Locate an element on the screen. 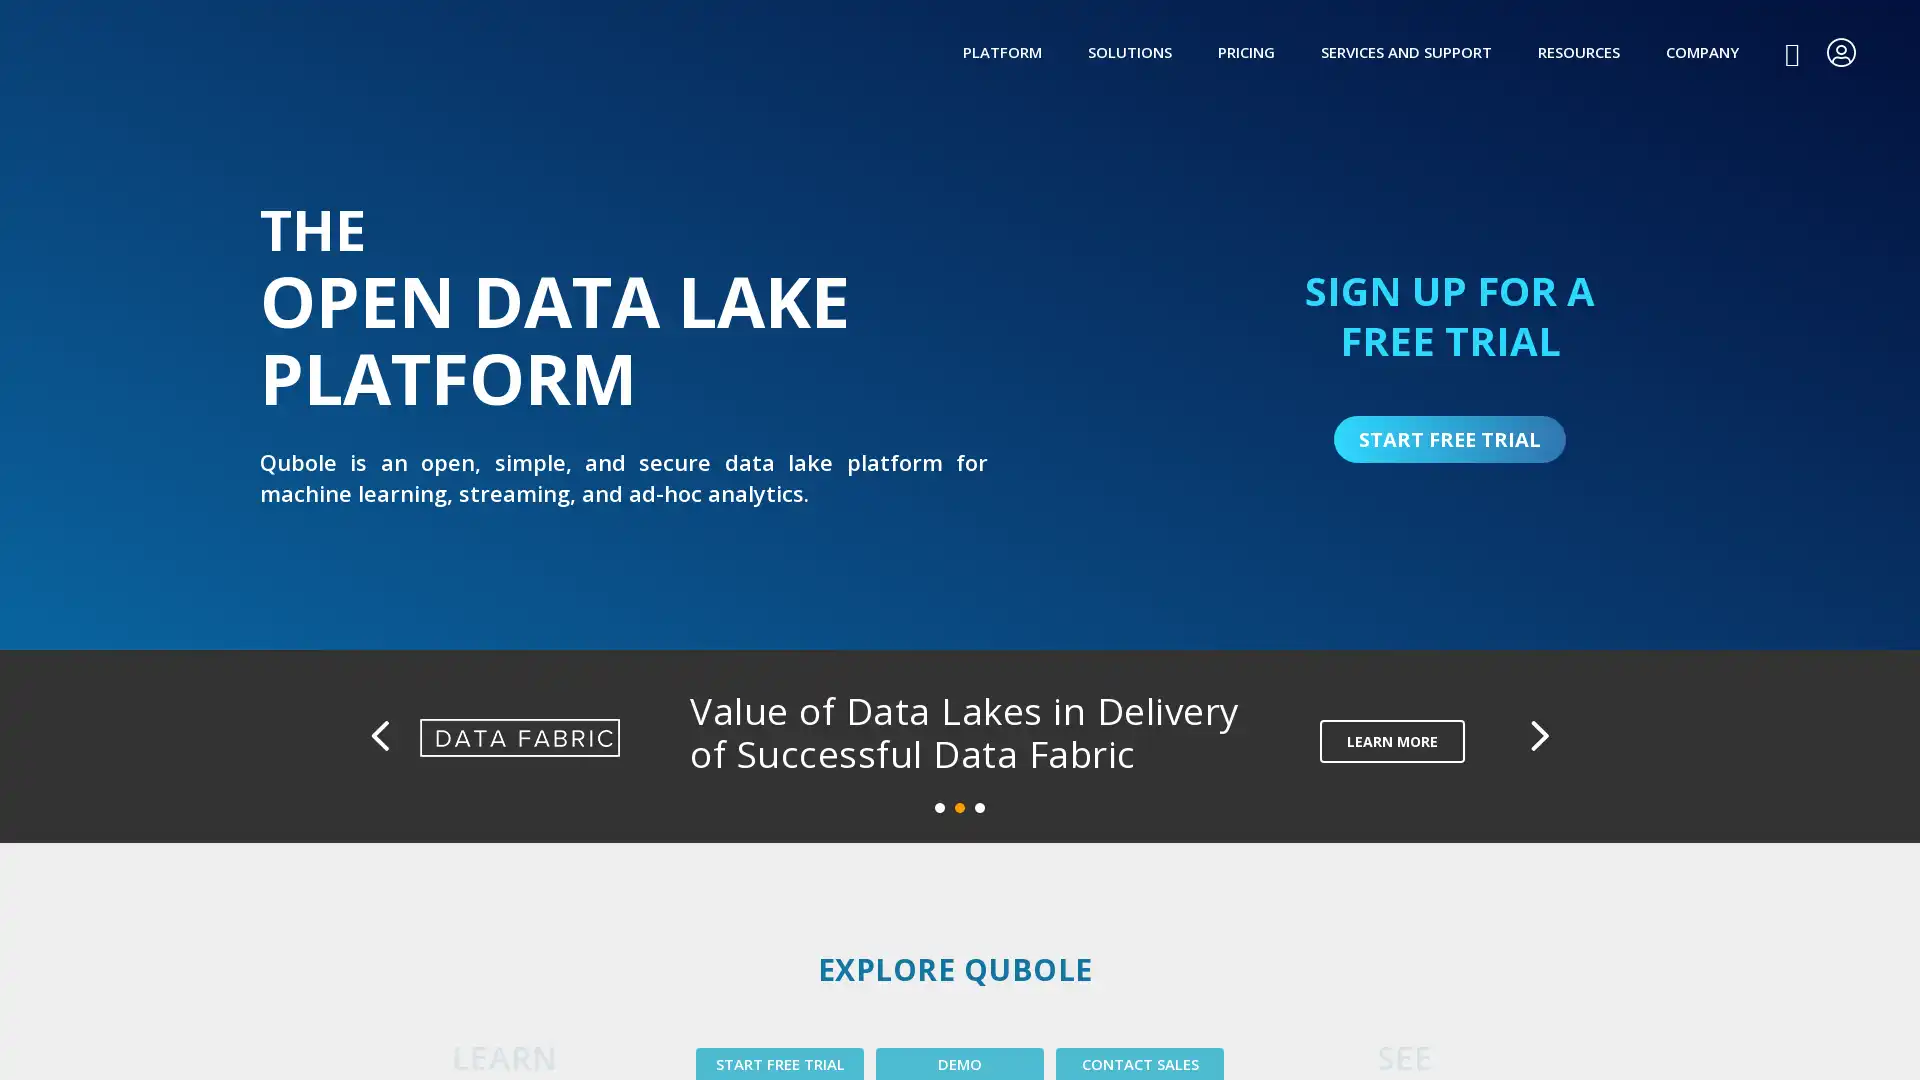 The width and height of the screenshot is (1920, 1080). Close is located at coordinates (1873, 1036).